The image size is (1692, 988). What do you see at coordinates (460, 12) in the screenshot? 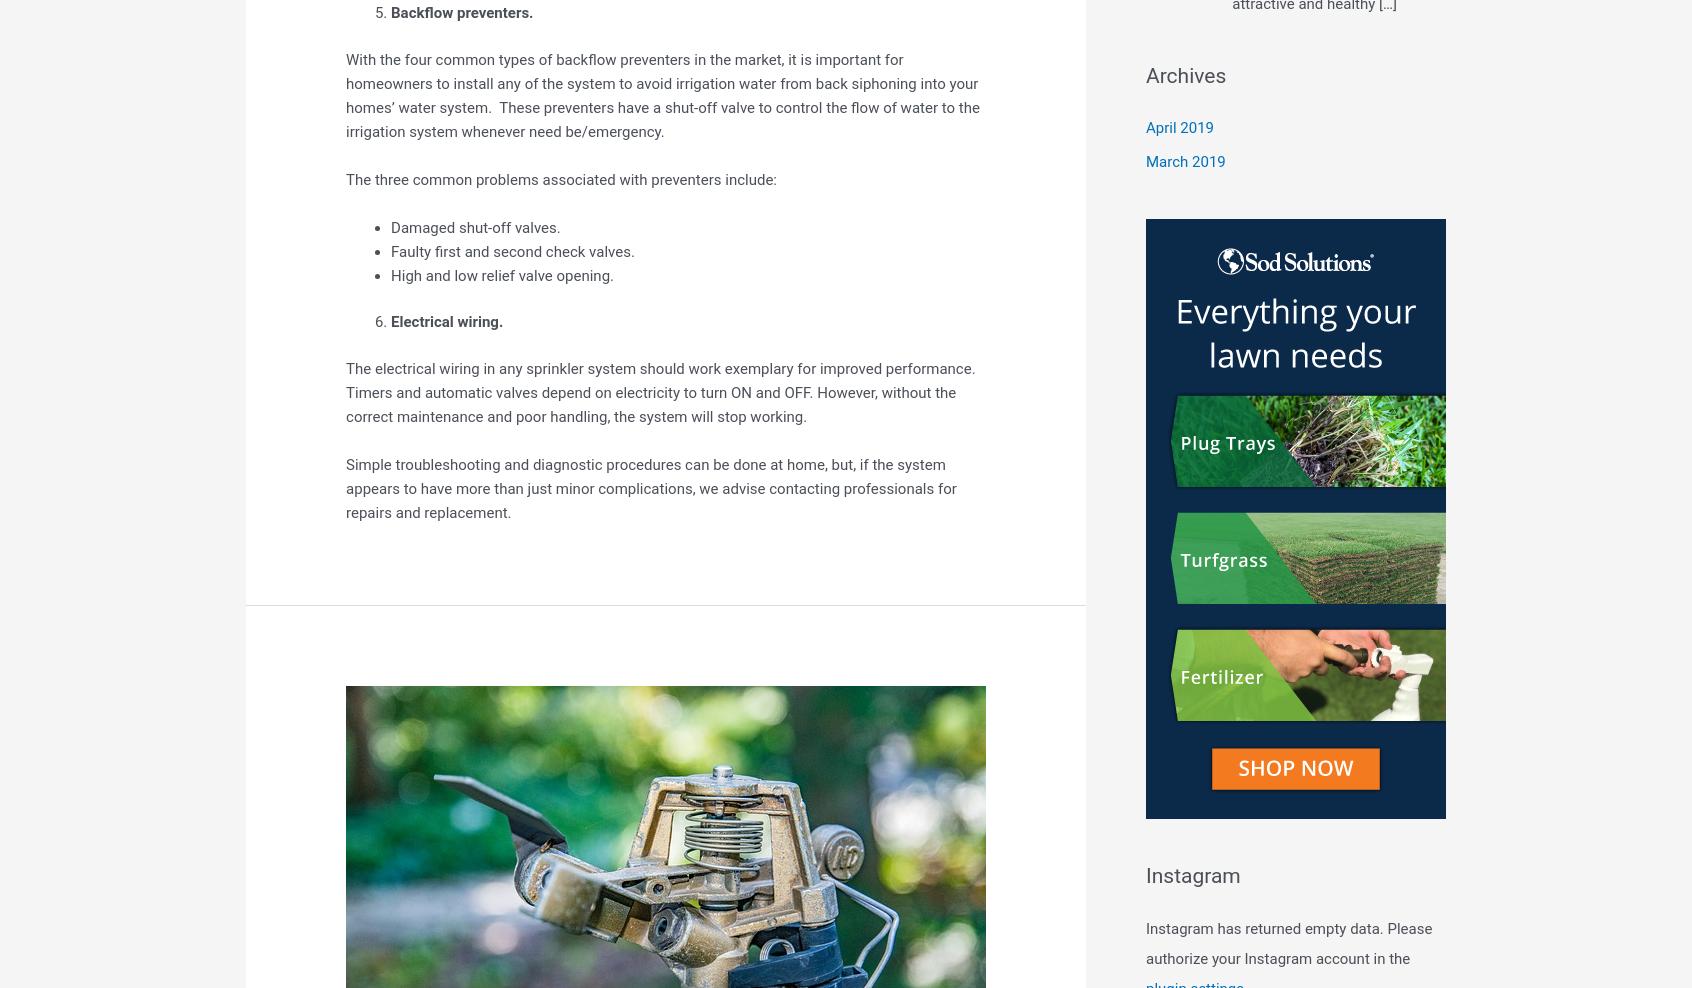
I see `'Backflow preventers.'` at bounding box center [460, 12].